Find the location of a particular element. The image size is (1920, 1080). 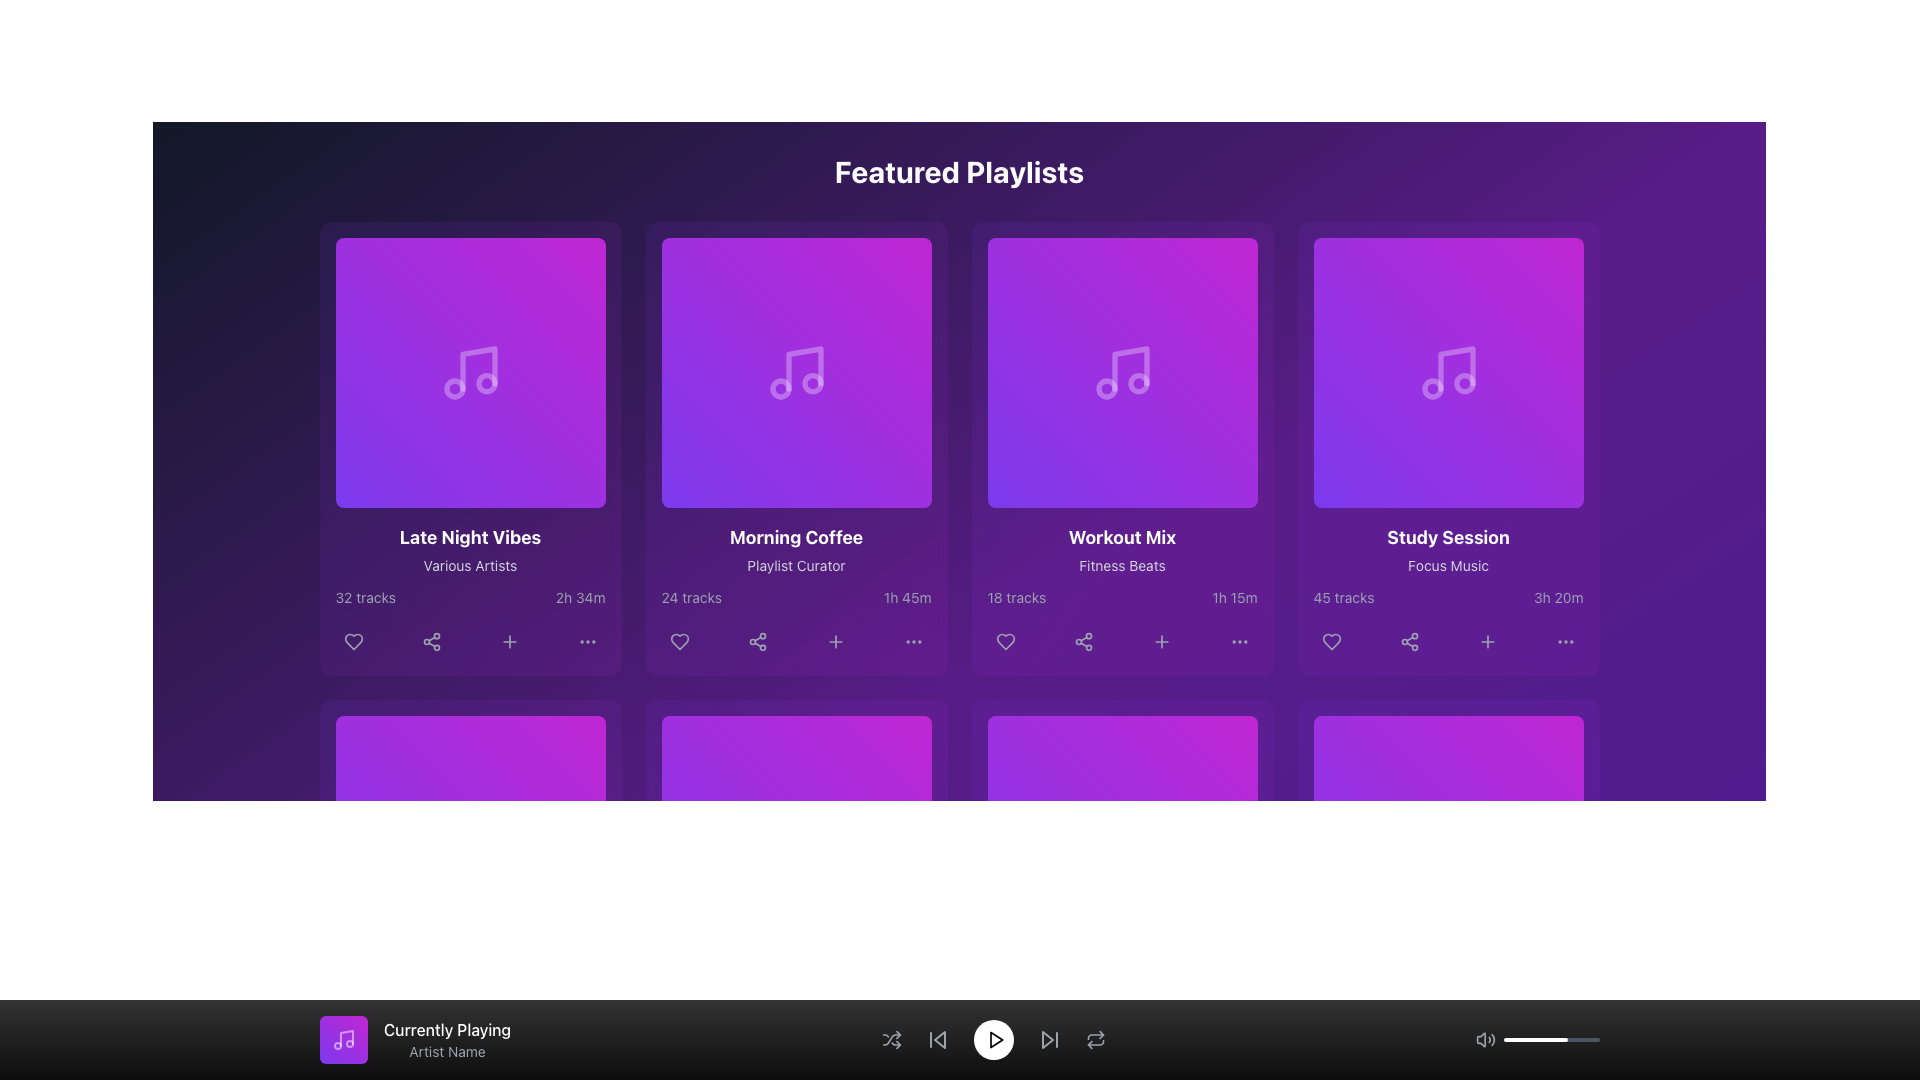

the volume level is located at coordinates (1582, 1039).